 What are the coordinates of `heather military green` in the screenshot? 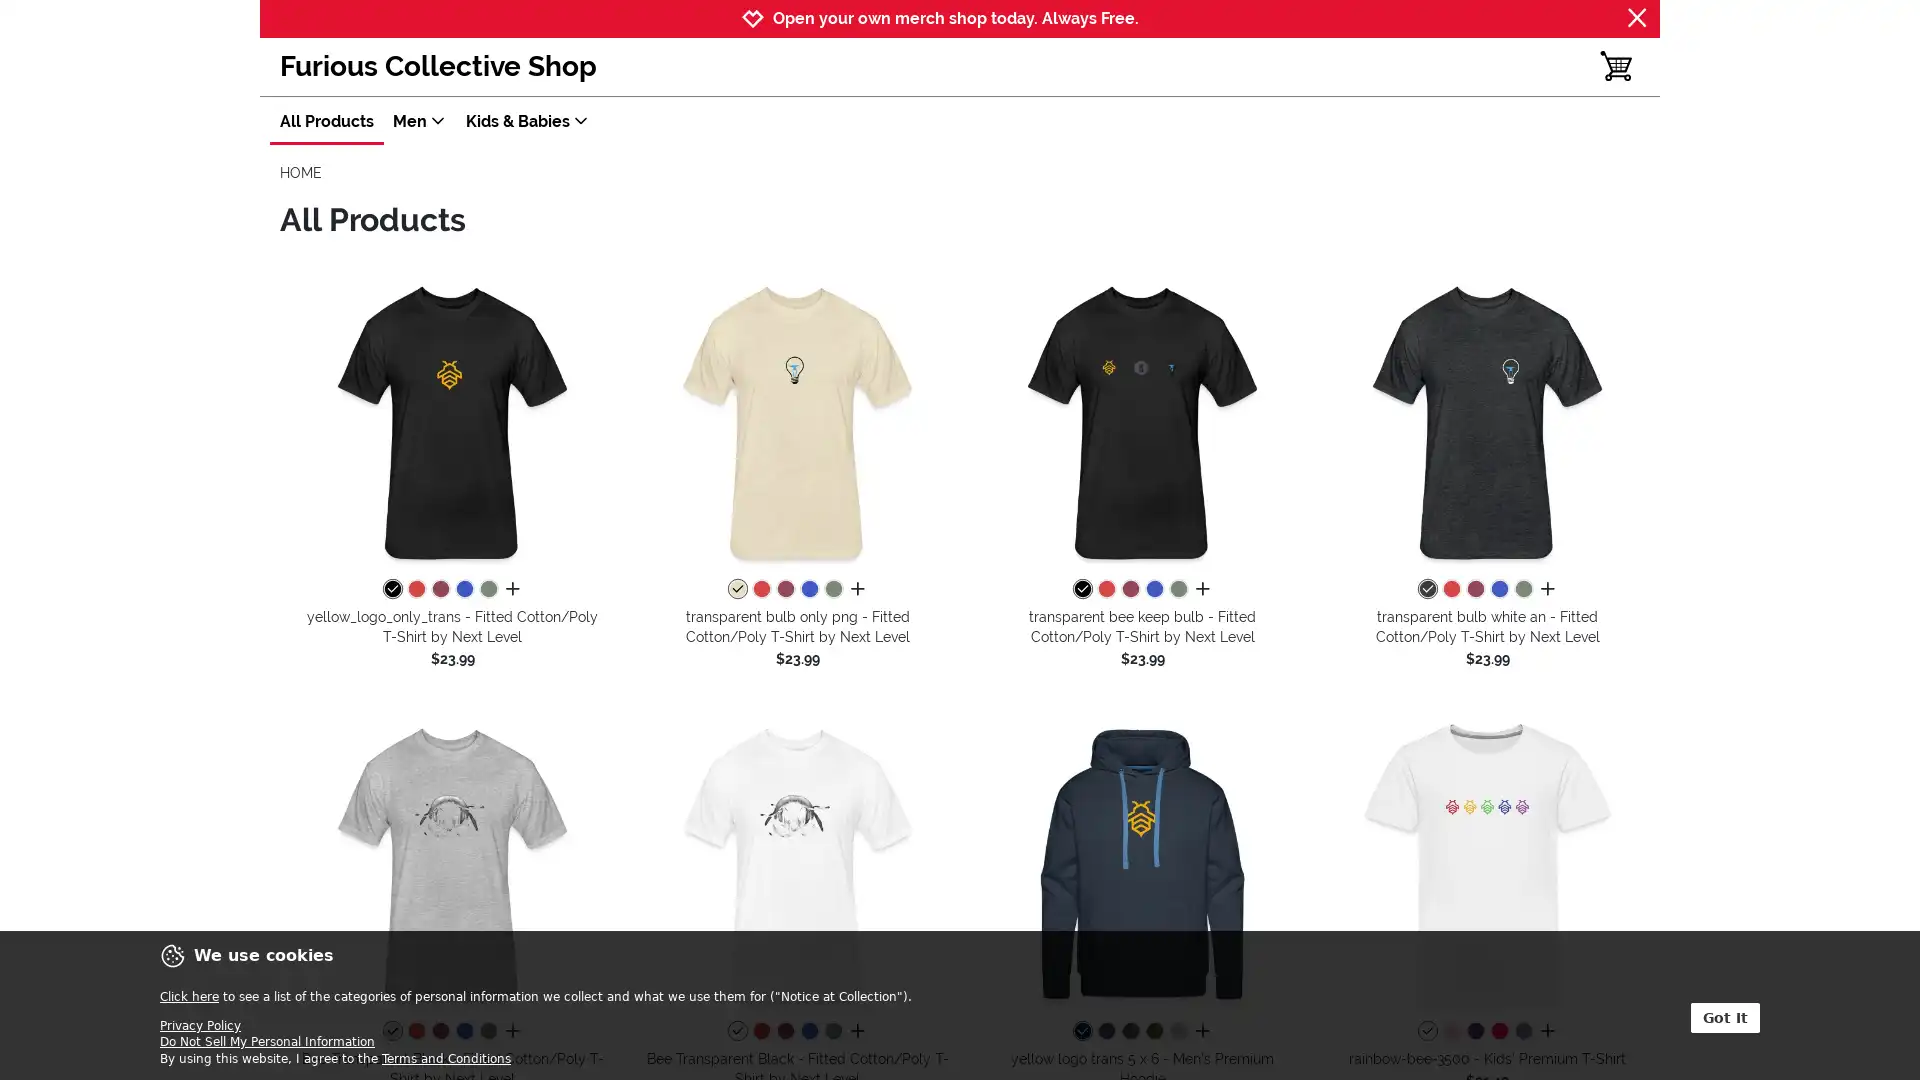 It's located at (1521, 589).